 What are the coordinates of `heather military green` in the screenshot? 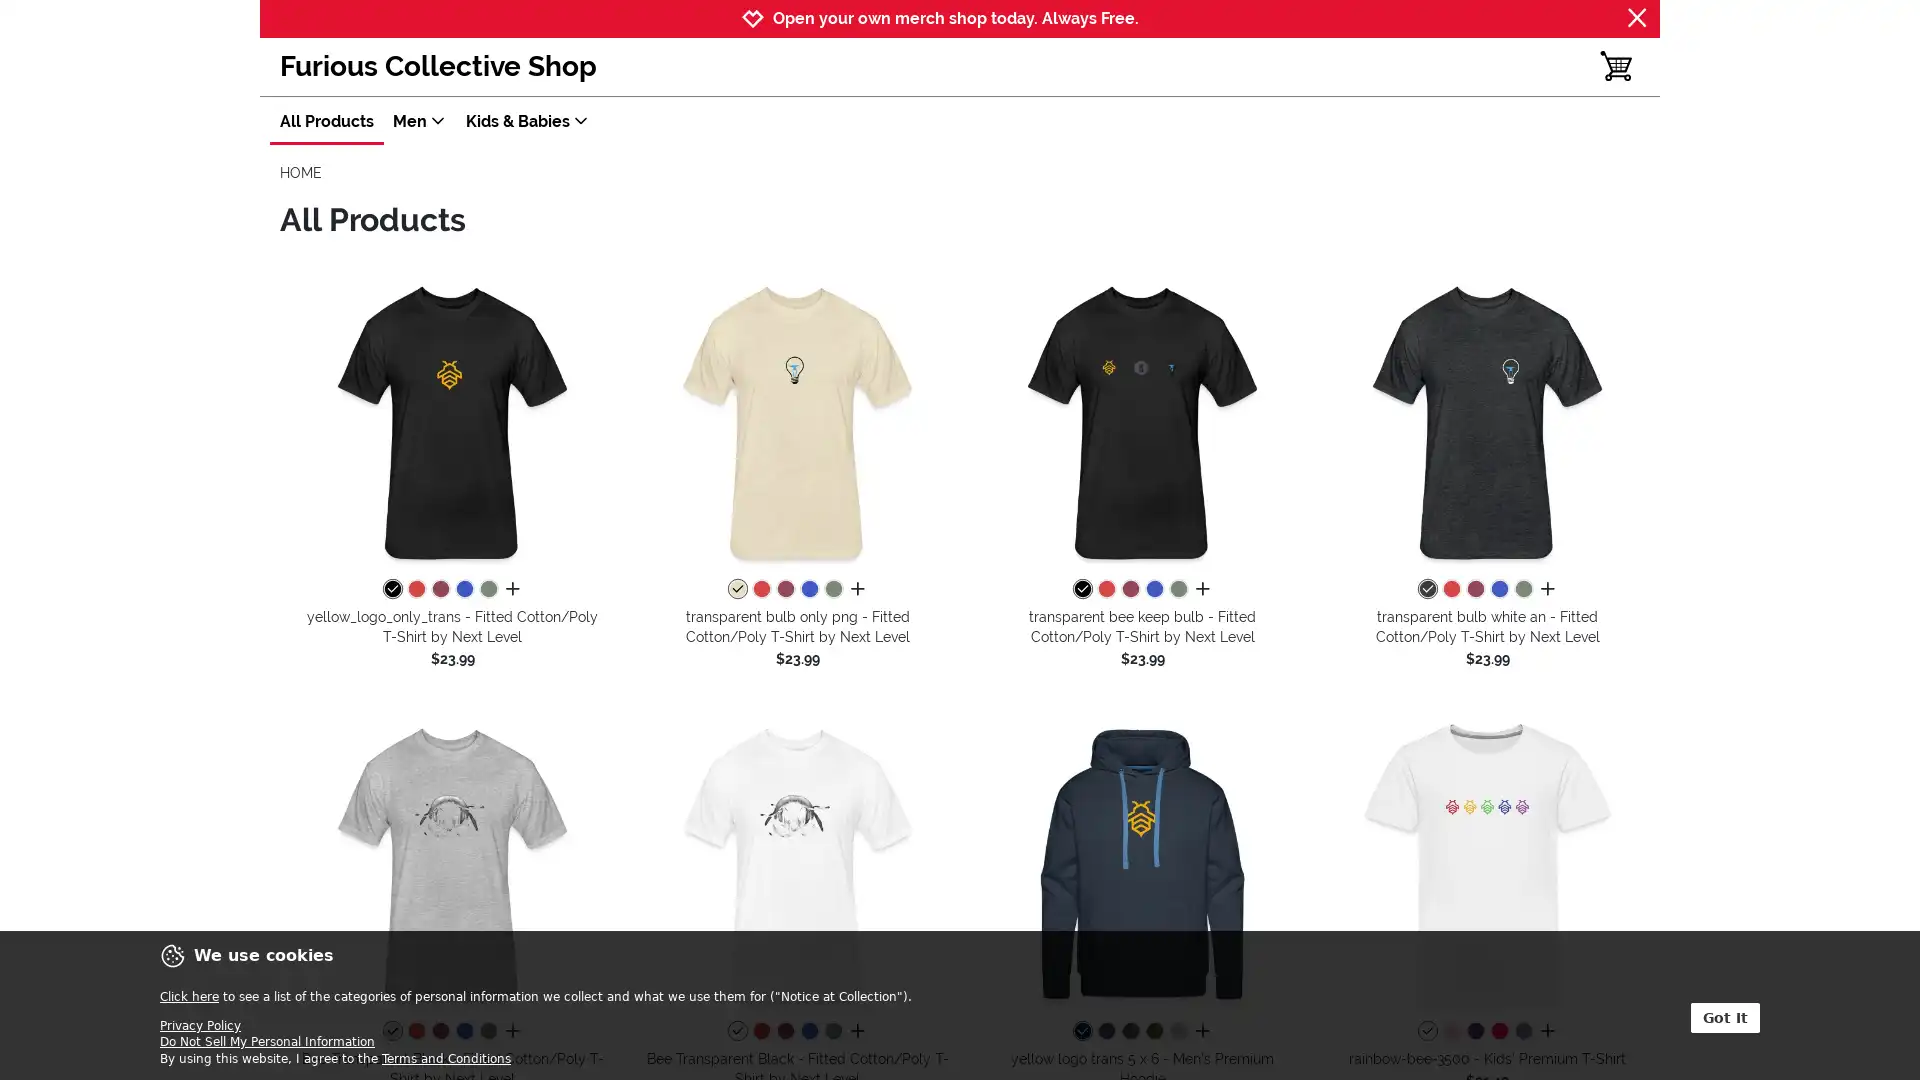 It's located at (1521, 589).